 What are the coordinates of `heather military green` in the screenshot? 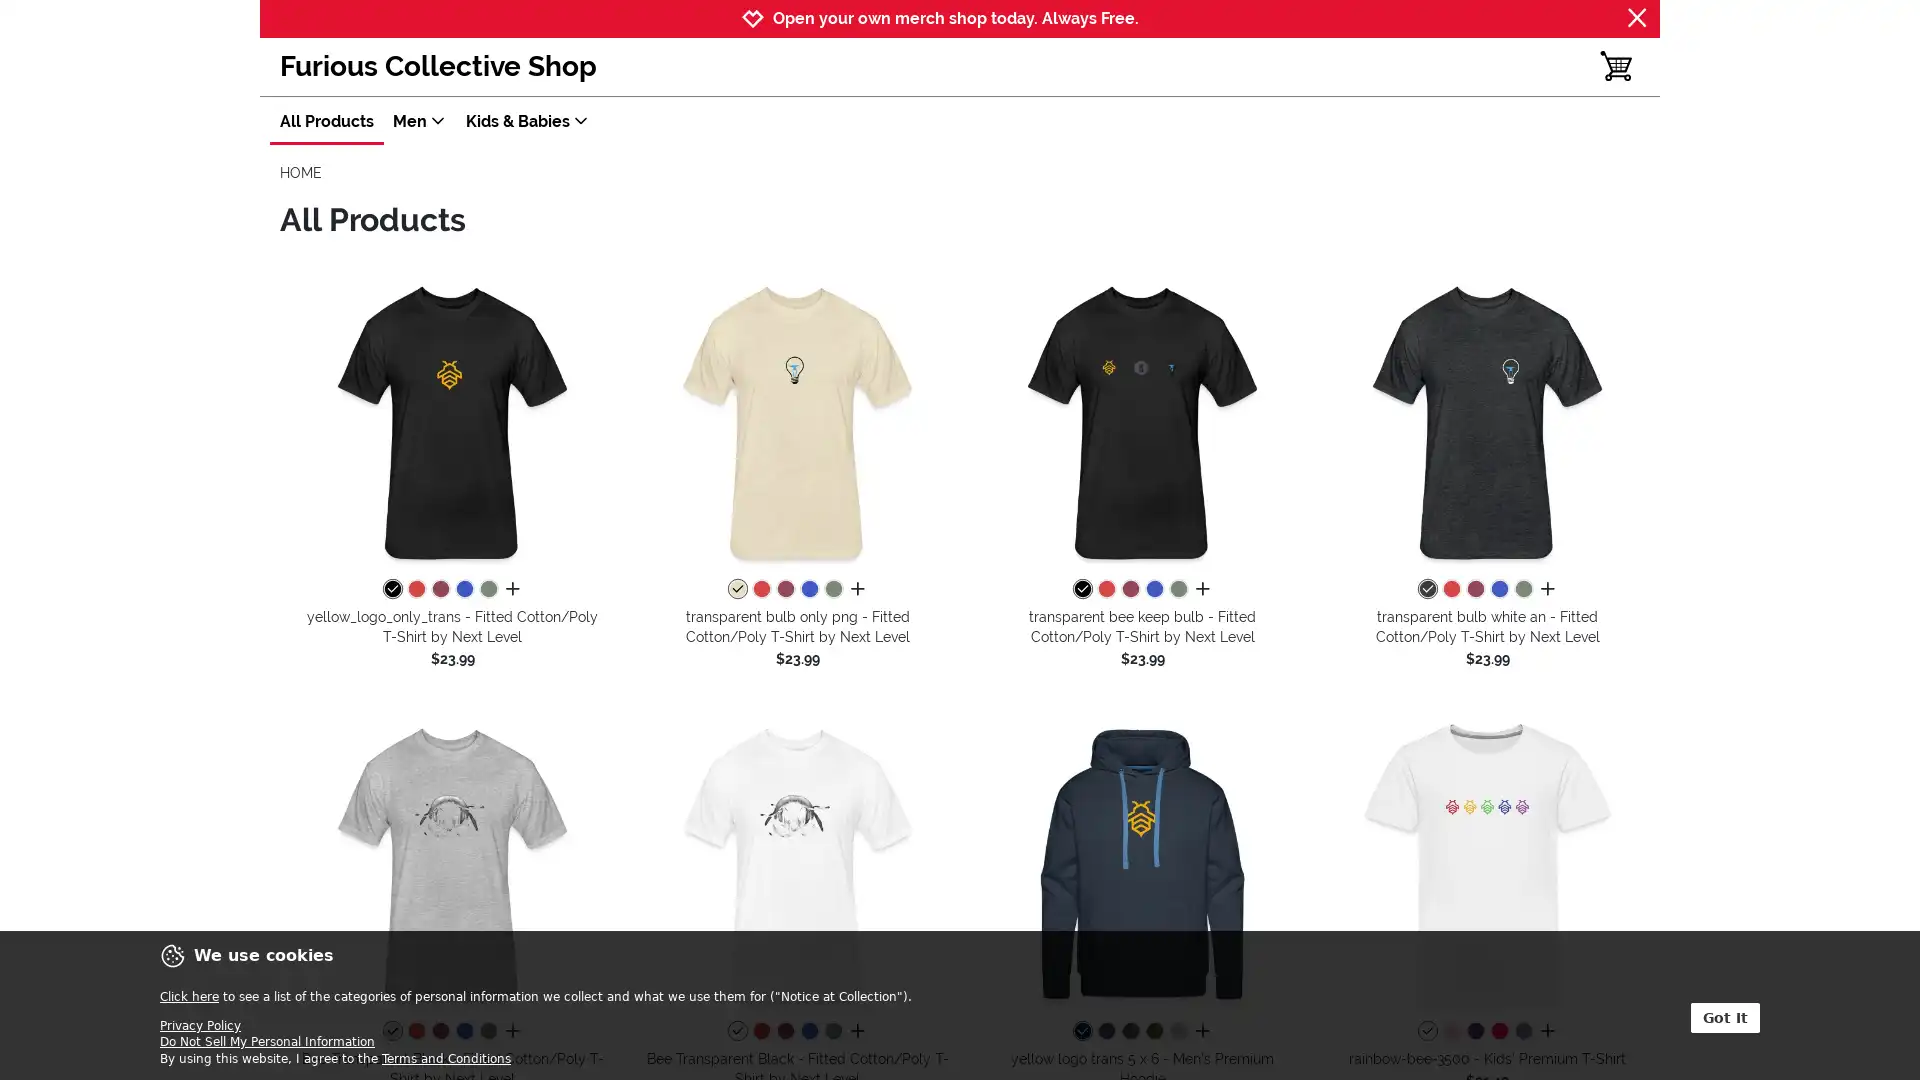 It's located at (1521, 589).